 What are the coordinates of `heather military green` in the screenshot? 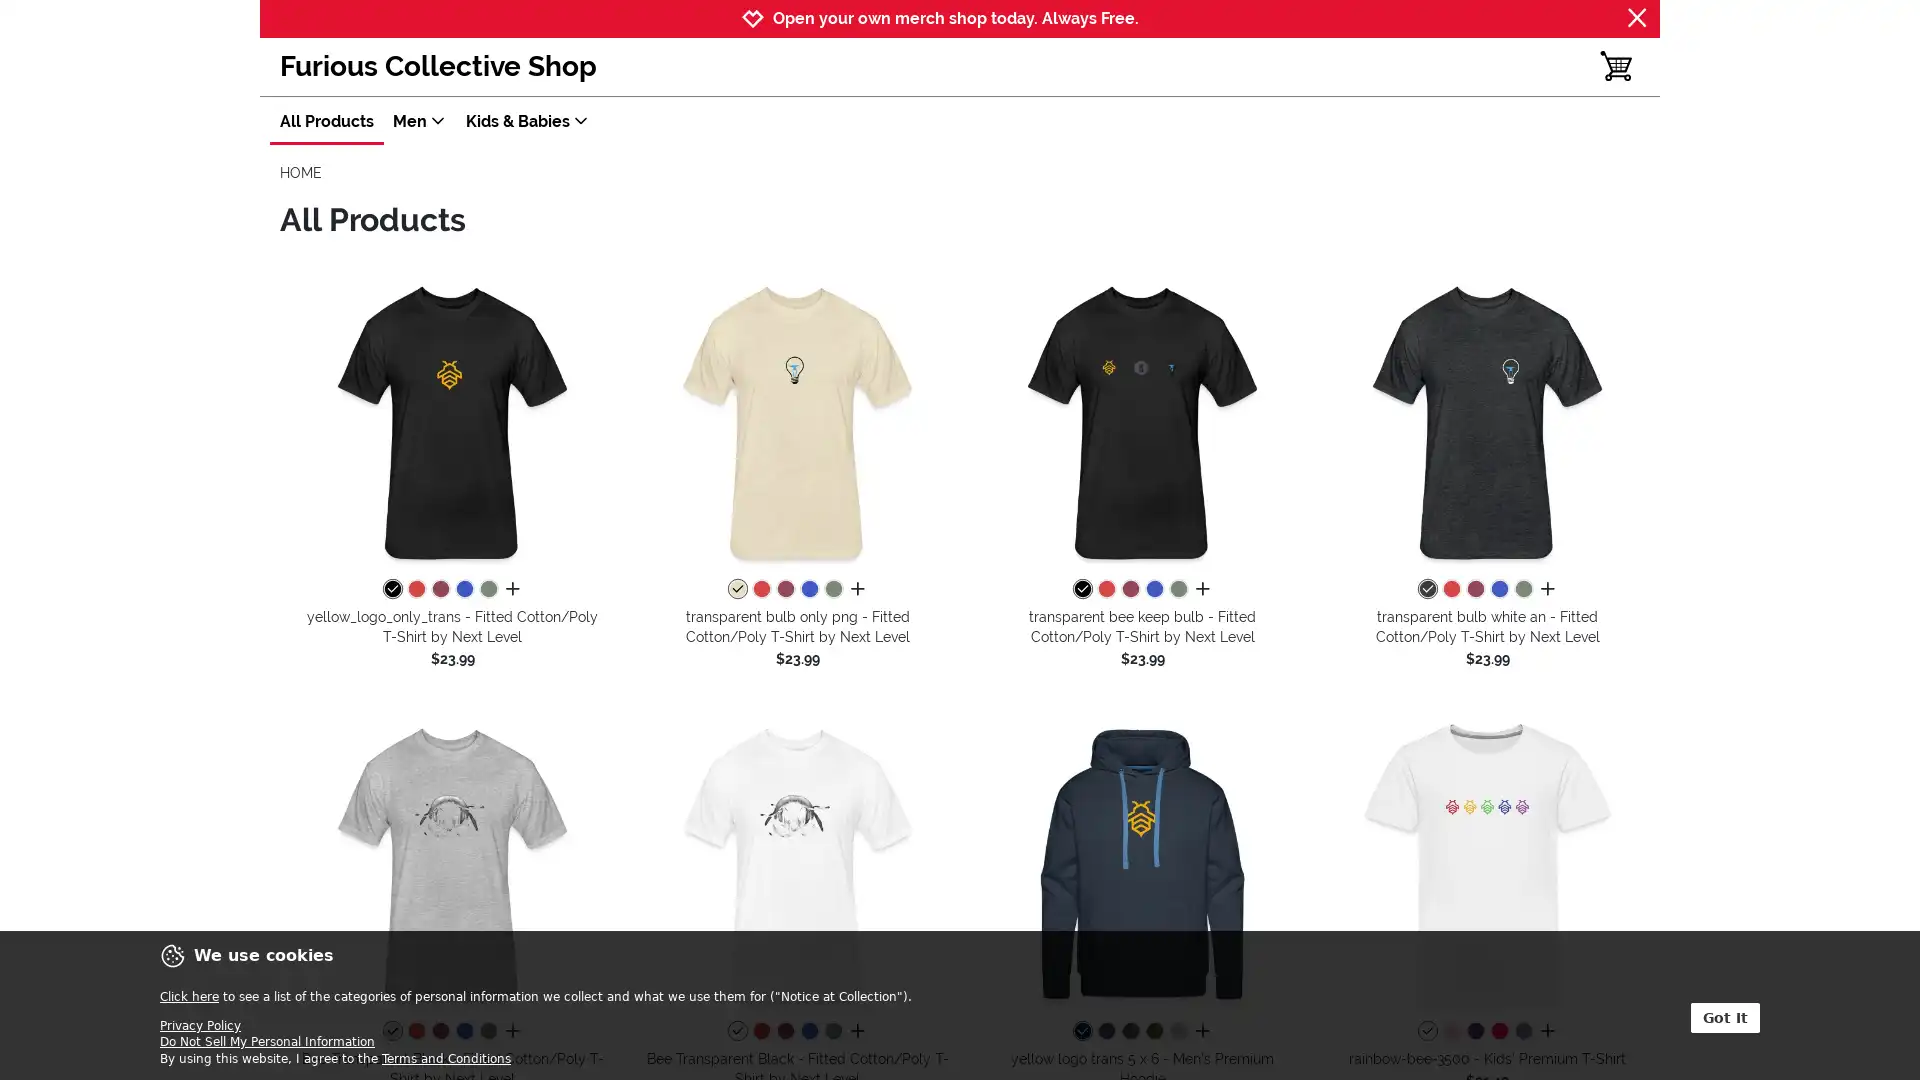 It's located at (1521, 589).